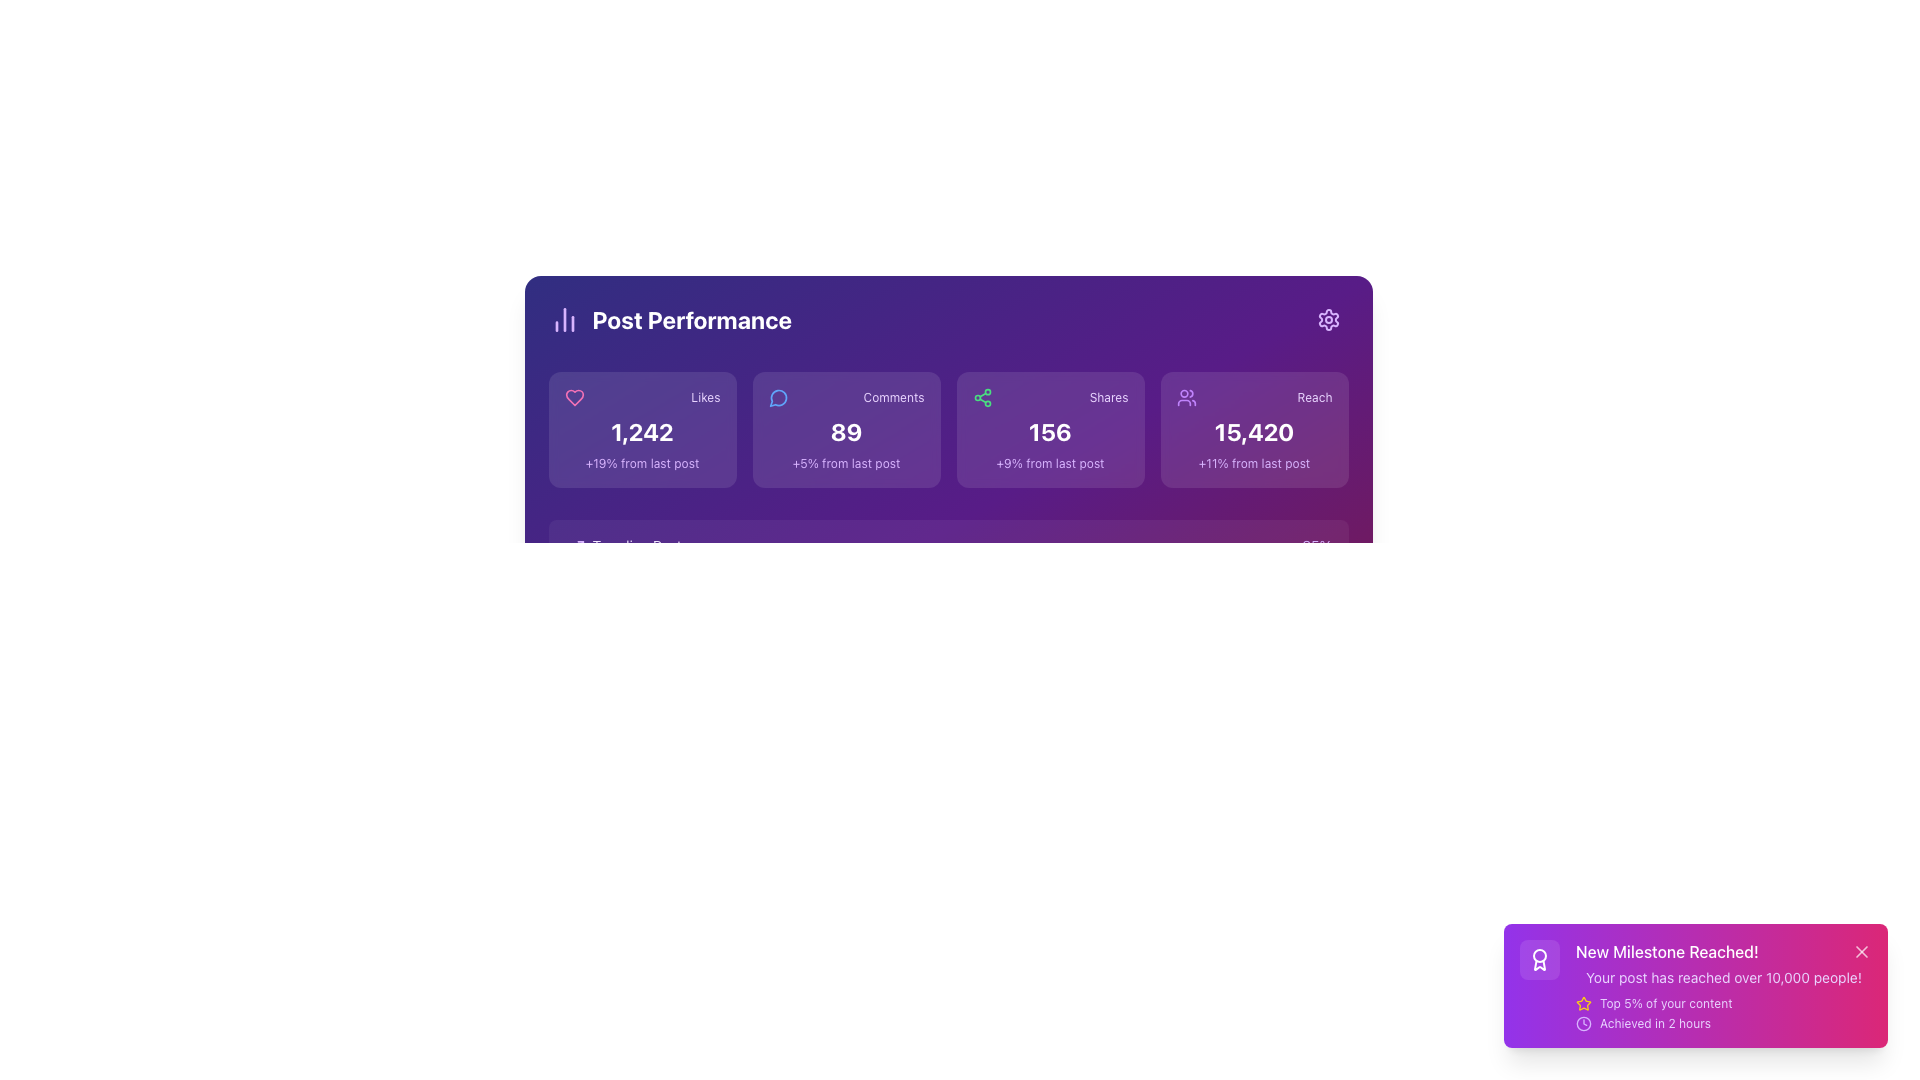 This screenshot has height=1080, width=1920. What do you see at coordinates (1722, 951) in the screenshot?
I see `the text label that displays 'New Milestone Reached!' in bold white font within a gradient magenta and purple notification bubble located at the bottom-right corner of the interface` at bounding box center [1722, 951].